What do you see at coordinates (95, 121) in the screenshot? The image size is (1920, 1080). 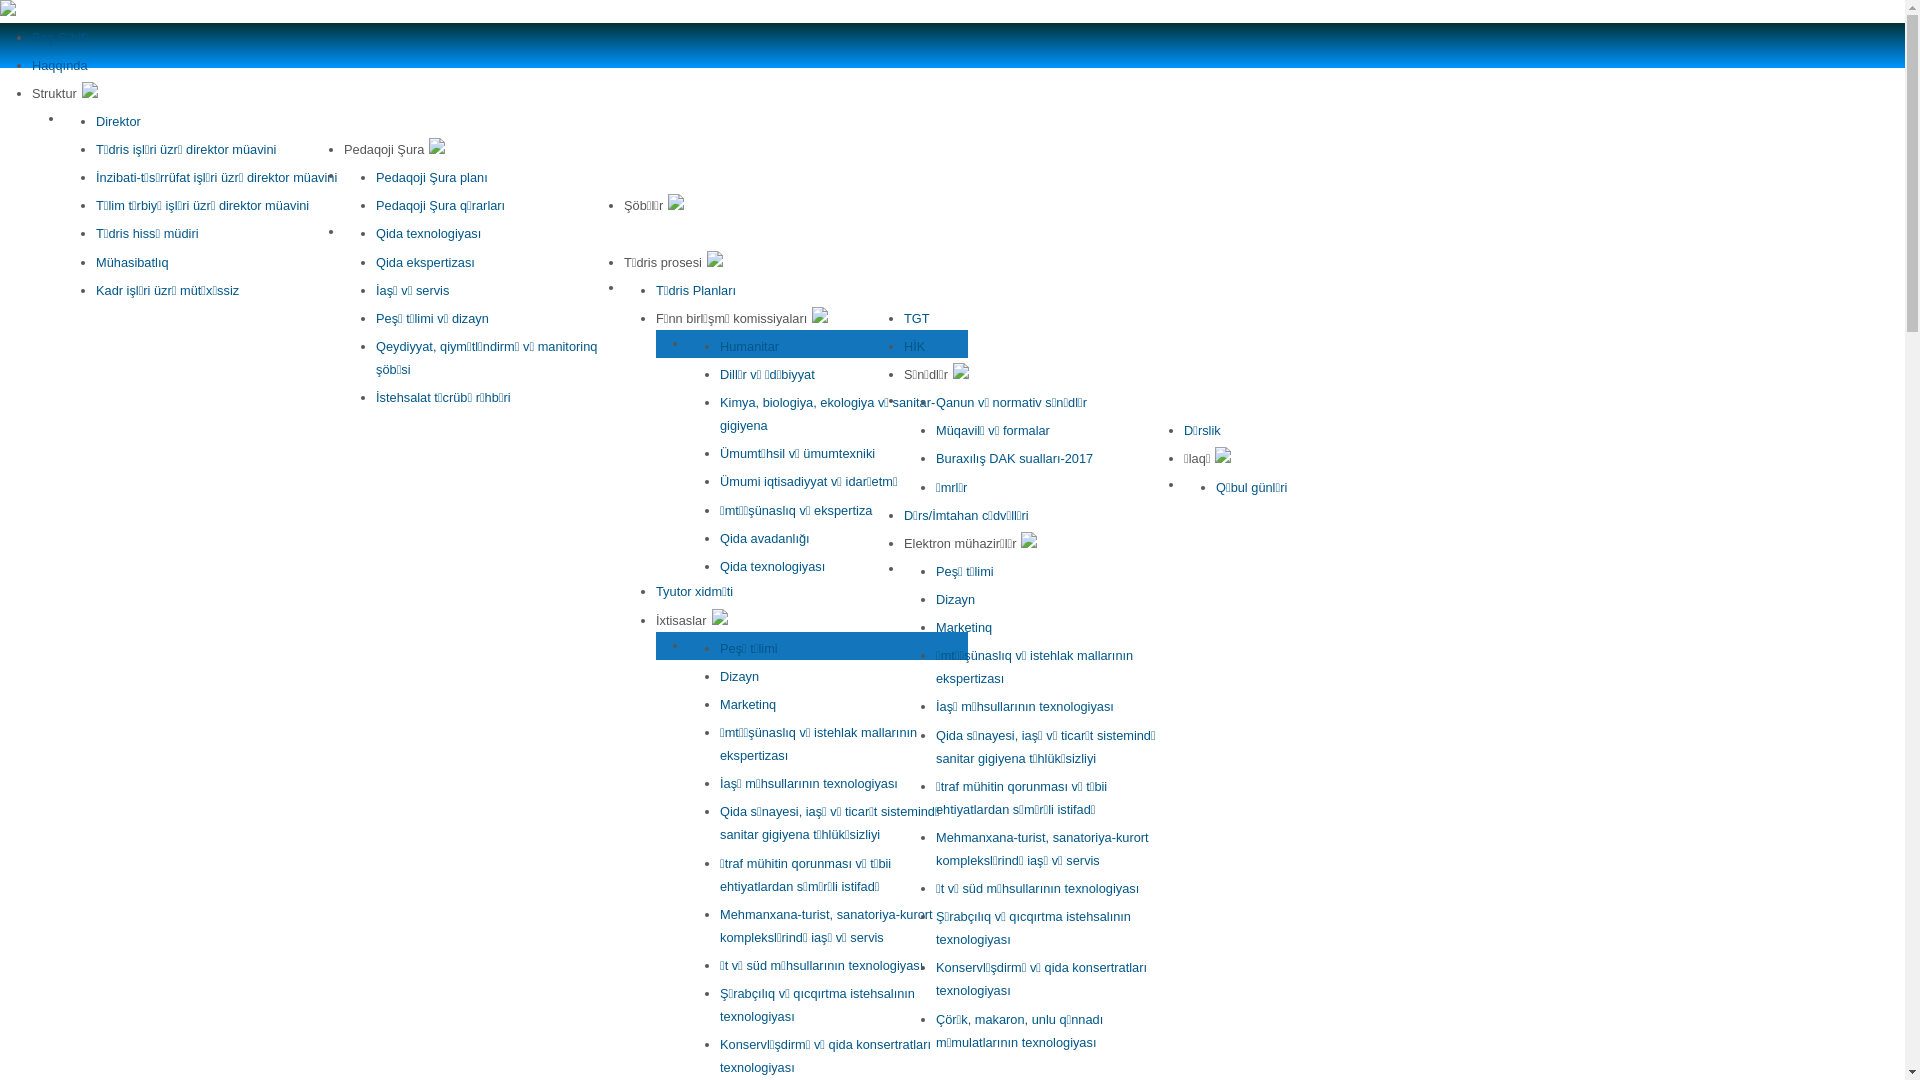 I see `'Direktor'` at bounding box center [95, 121].